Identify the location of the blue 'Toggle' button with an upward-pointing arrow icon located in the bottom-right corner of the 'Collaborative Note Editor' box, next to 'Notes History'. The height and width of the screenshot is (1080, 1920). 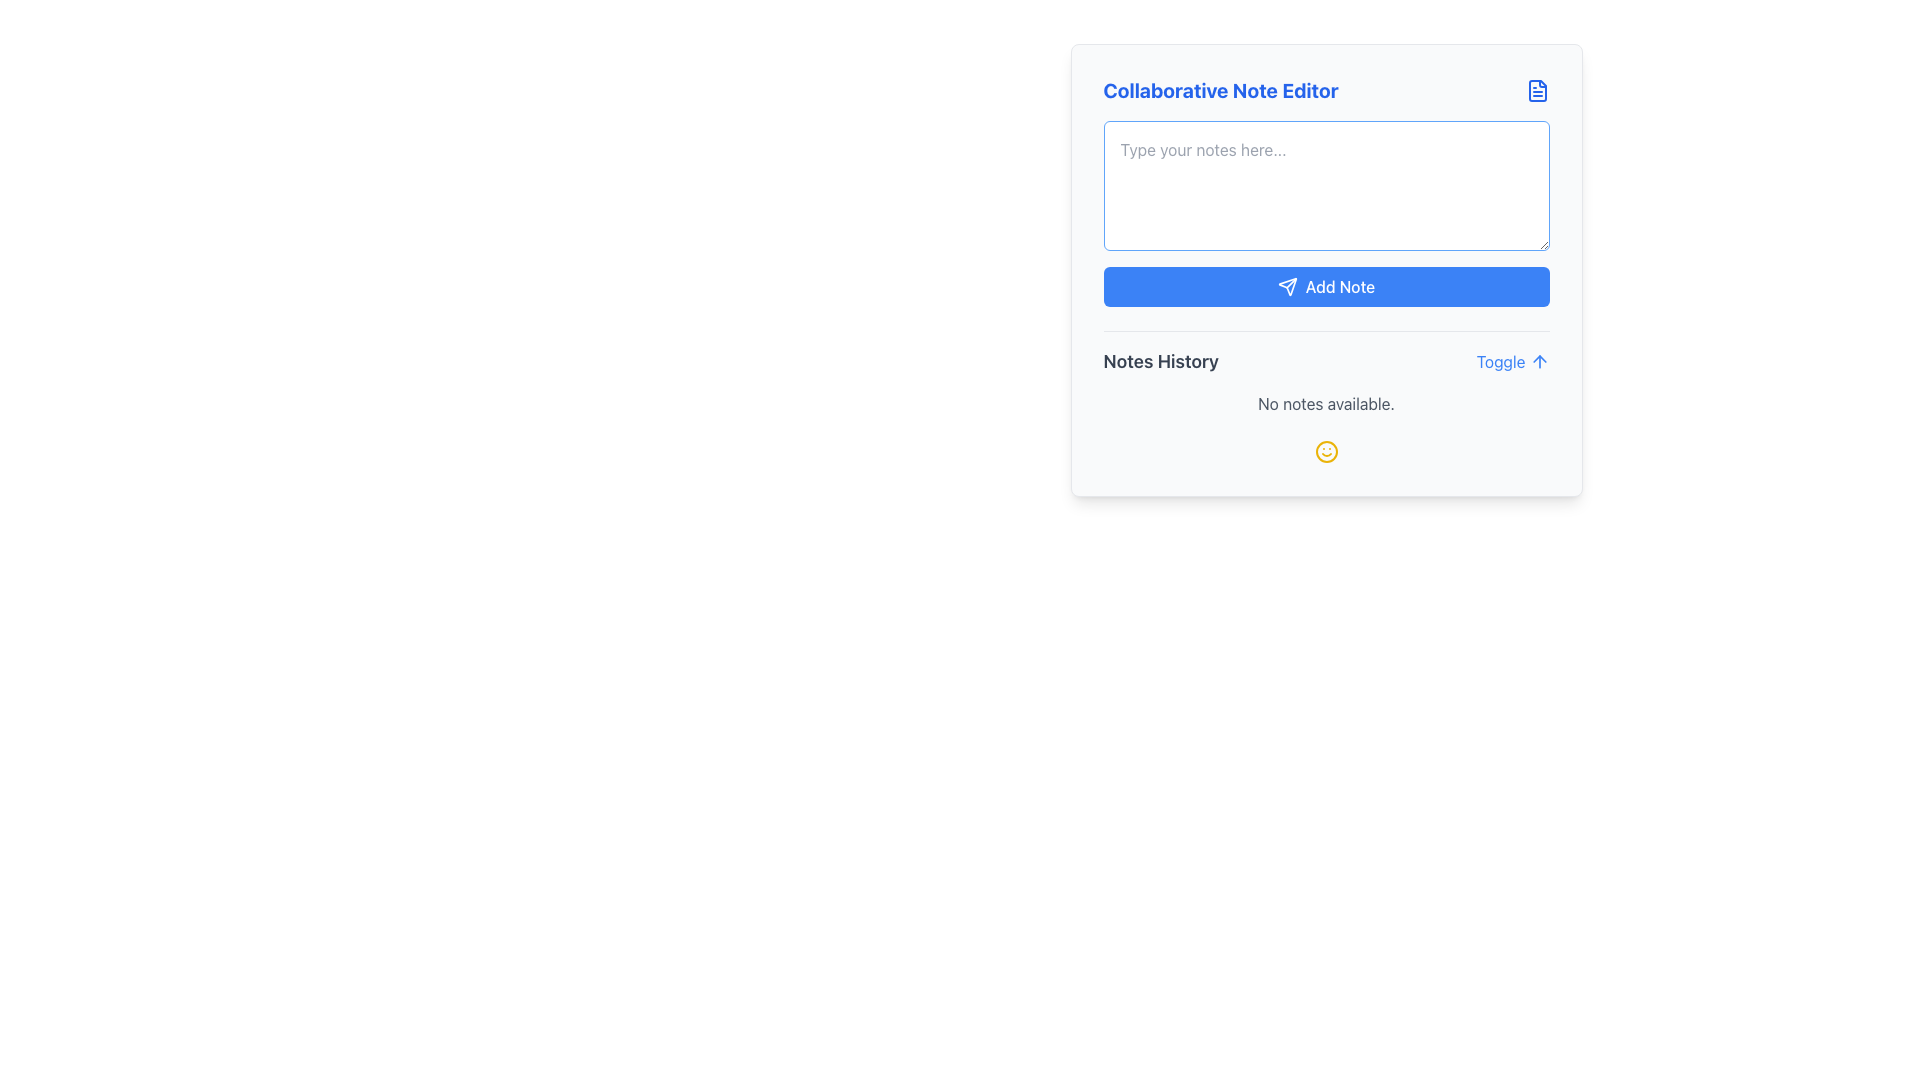
(1513, 362).